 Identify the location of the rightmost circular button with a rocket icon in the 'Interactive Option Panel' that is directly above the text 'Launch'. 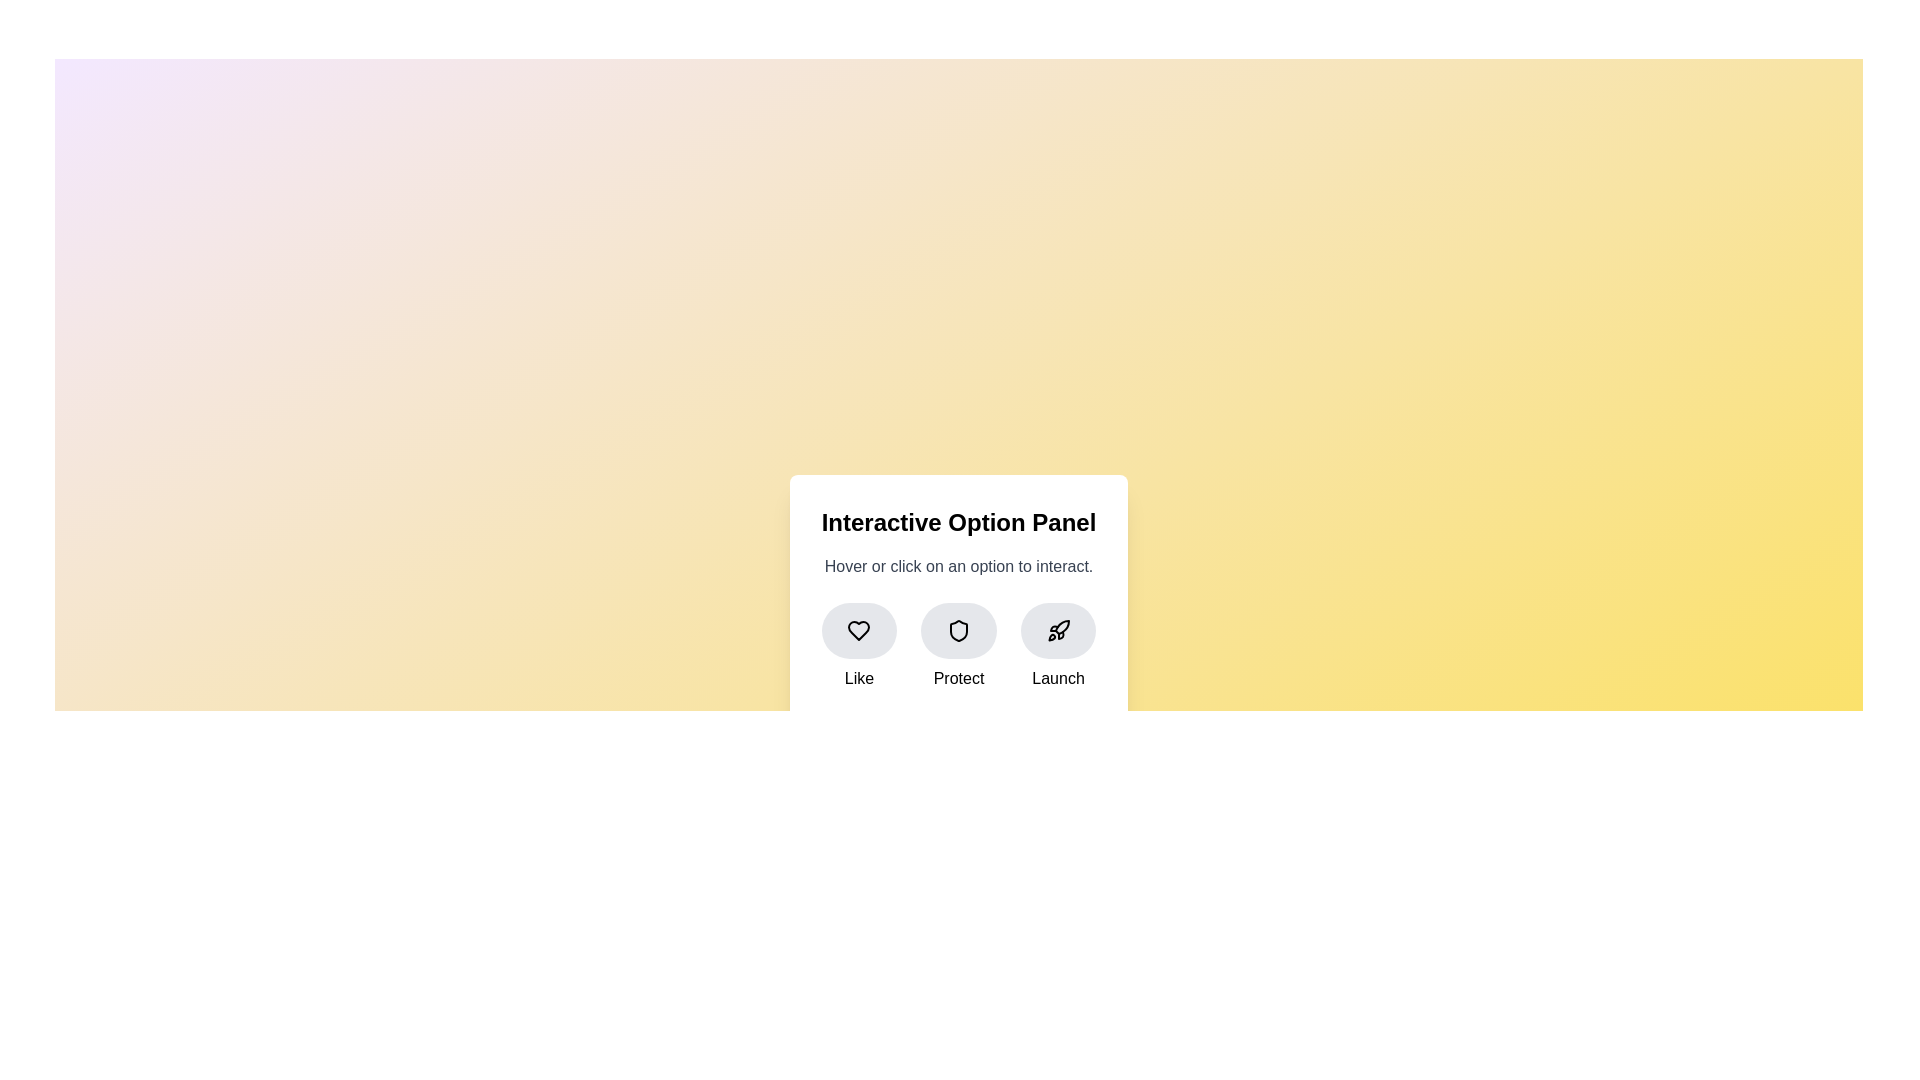
(1057, 631).